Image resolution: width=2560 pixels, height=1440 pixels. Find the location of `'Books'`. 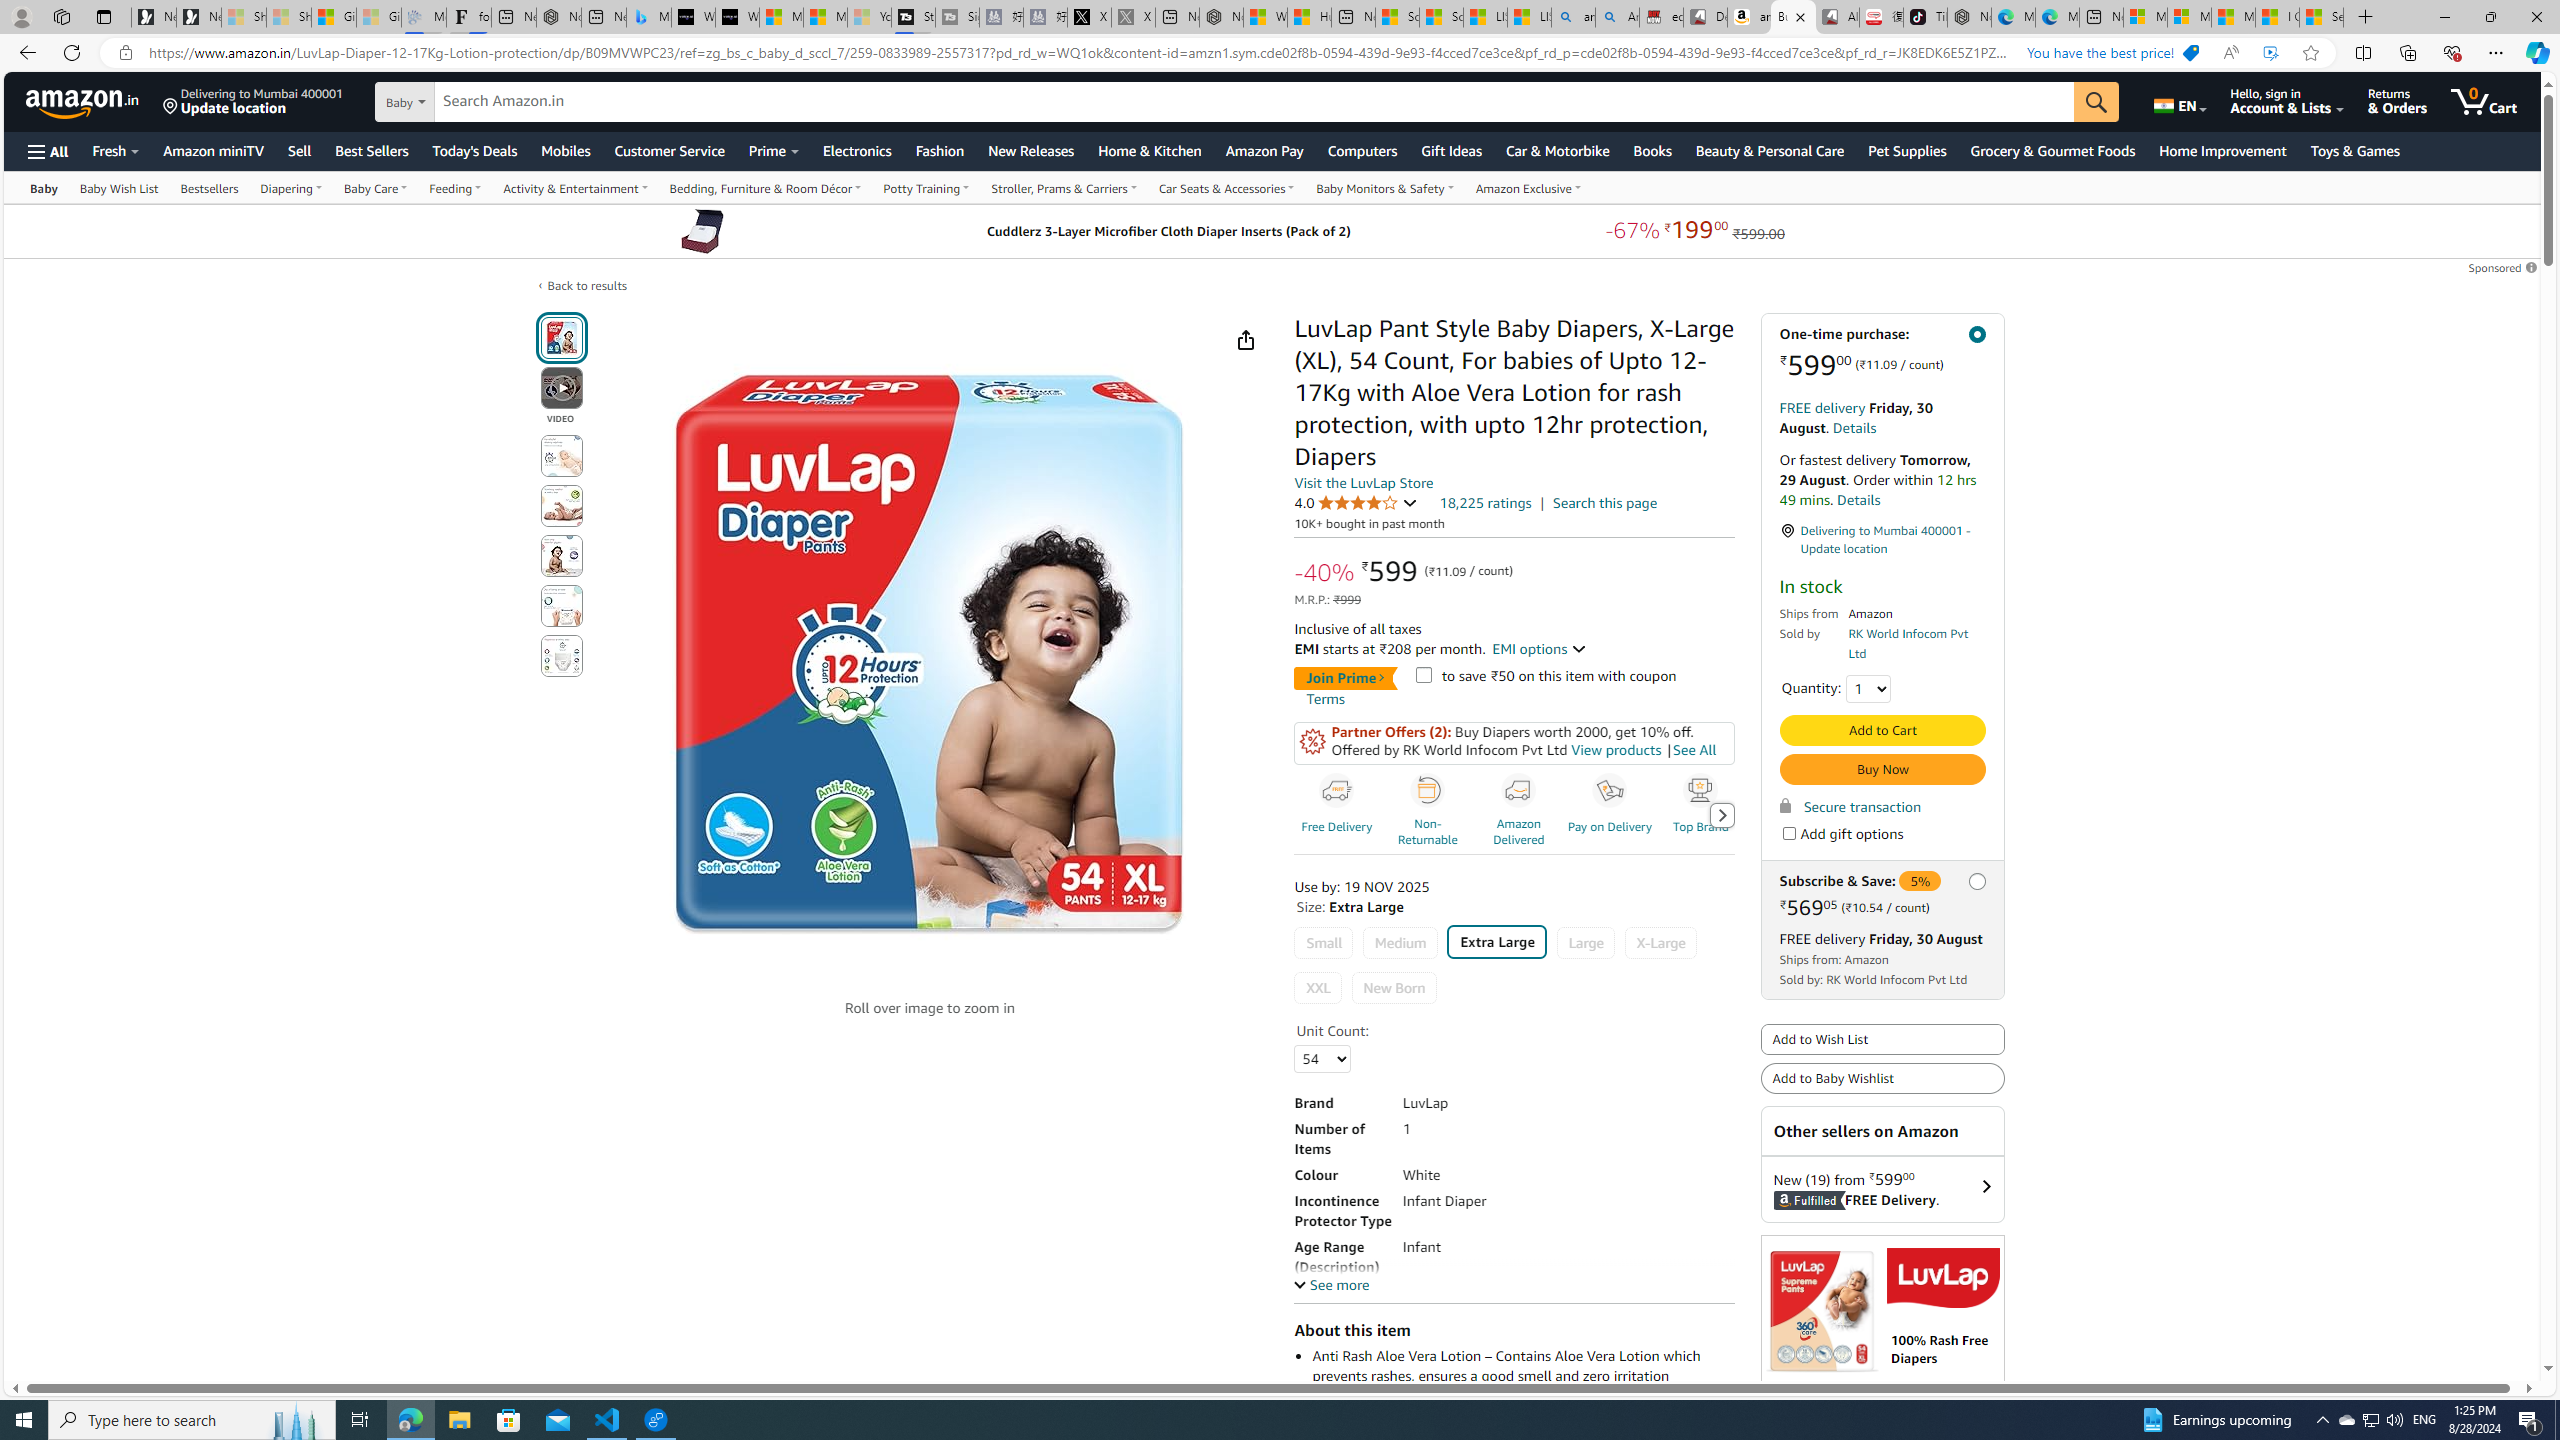

'Books' is located at coordinates (1651, 150).